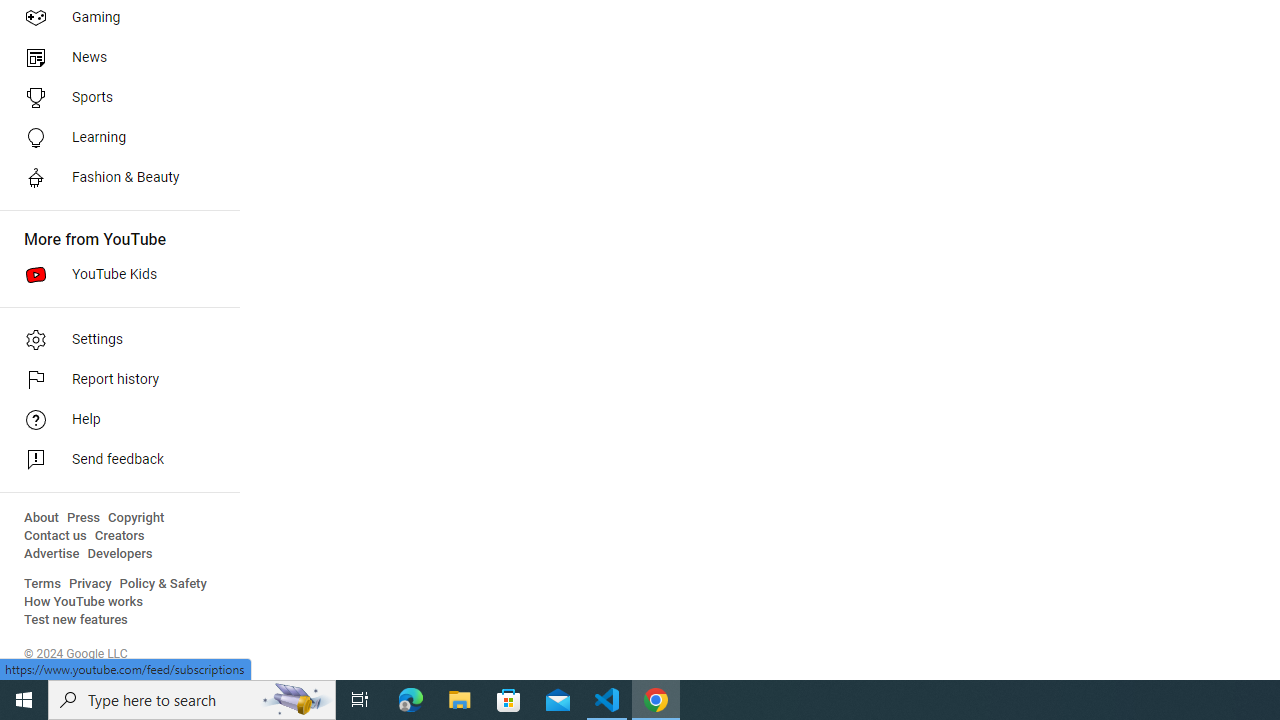 The image size is (1280, 720). What do you see at coordinates (112, 380) in the screenshot?
I see `'Report history'` at bounding box center [112, 380].